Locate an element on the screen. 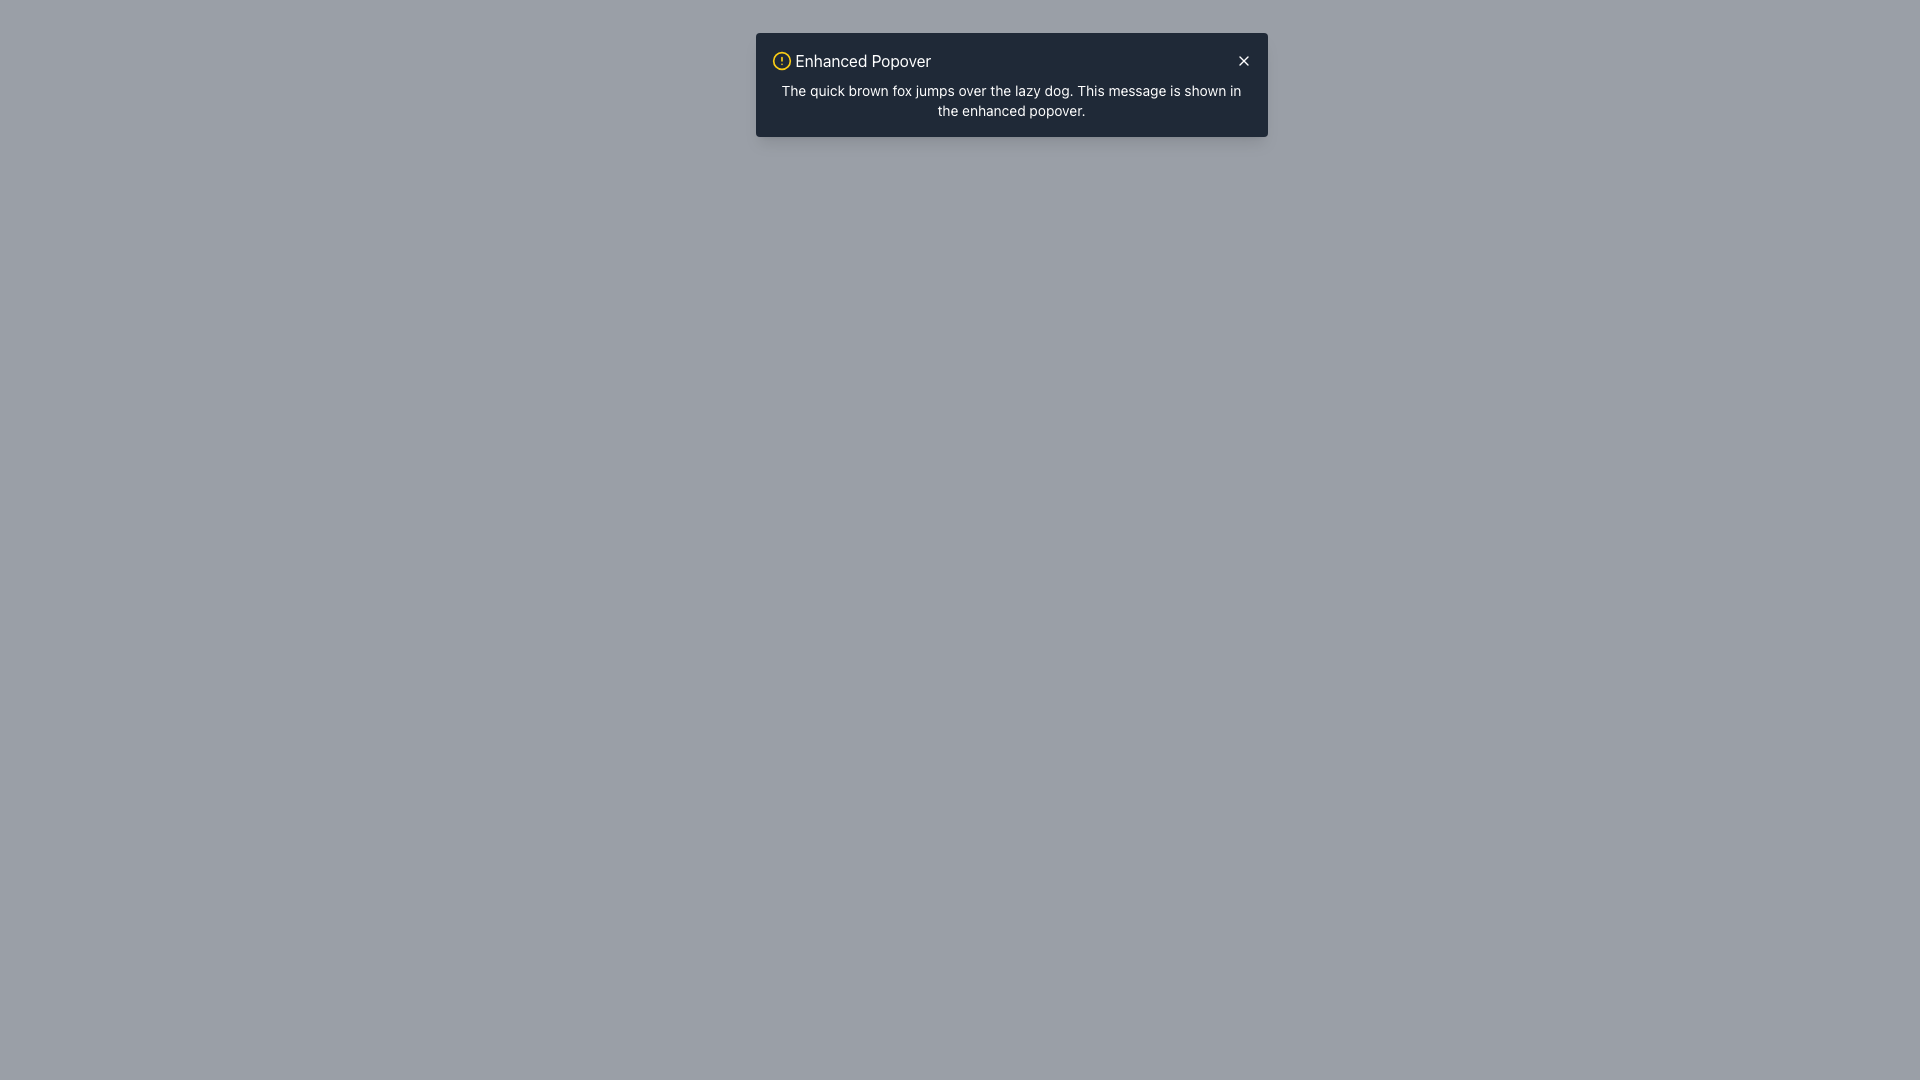  the Alert Indicator Icon, which is a circular icon with a yellow border and a hollow center, located to the immediate left of the text 'Enhanced Popover' is located at coordinates (780, 60).